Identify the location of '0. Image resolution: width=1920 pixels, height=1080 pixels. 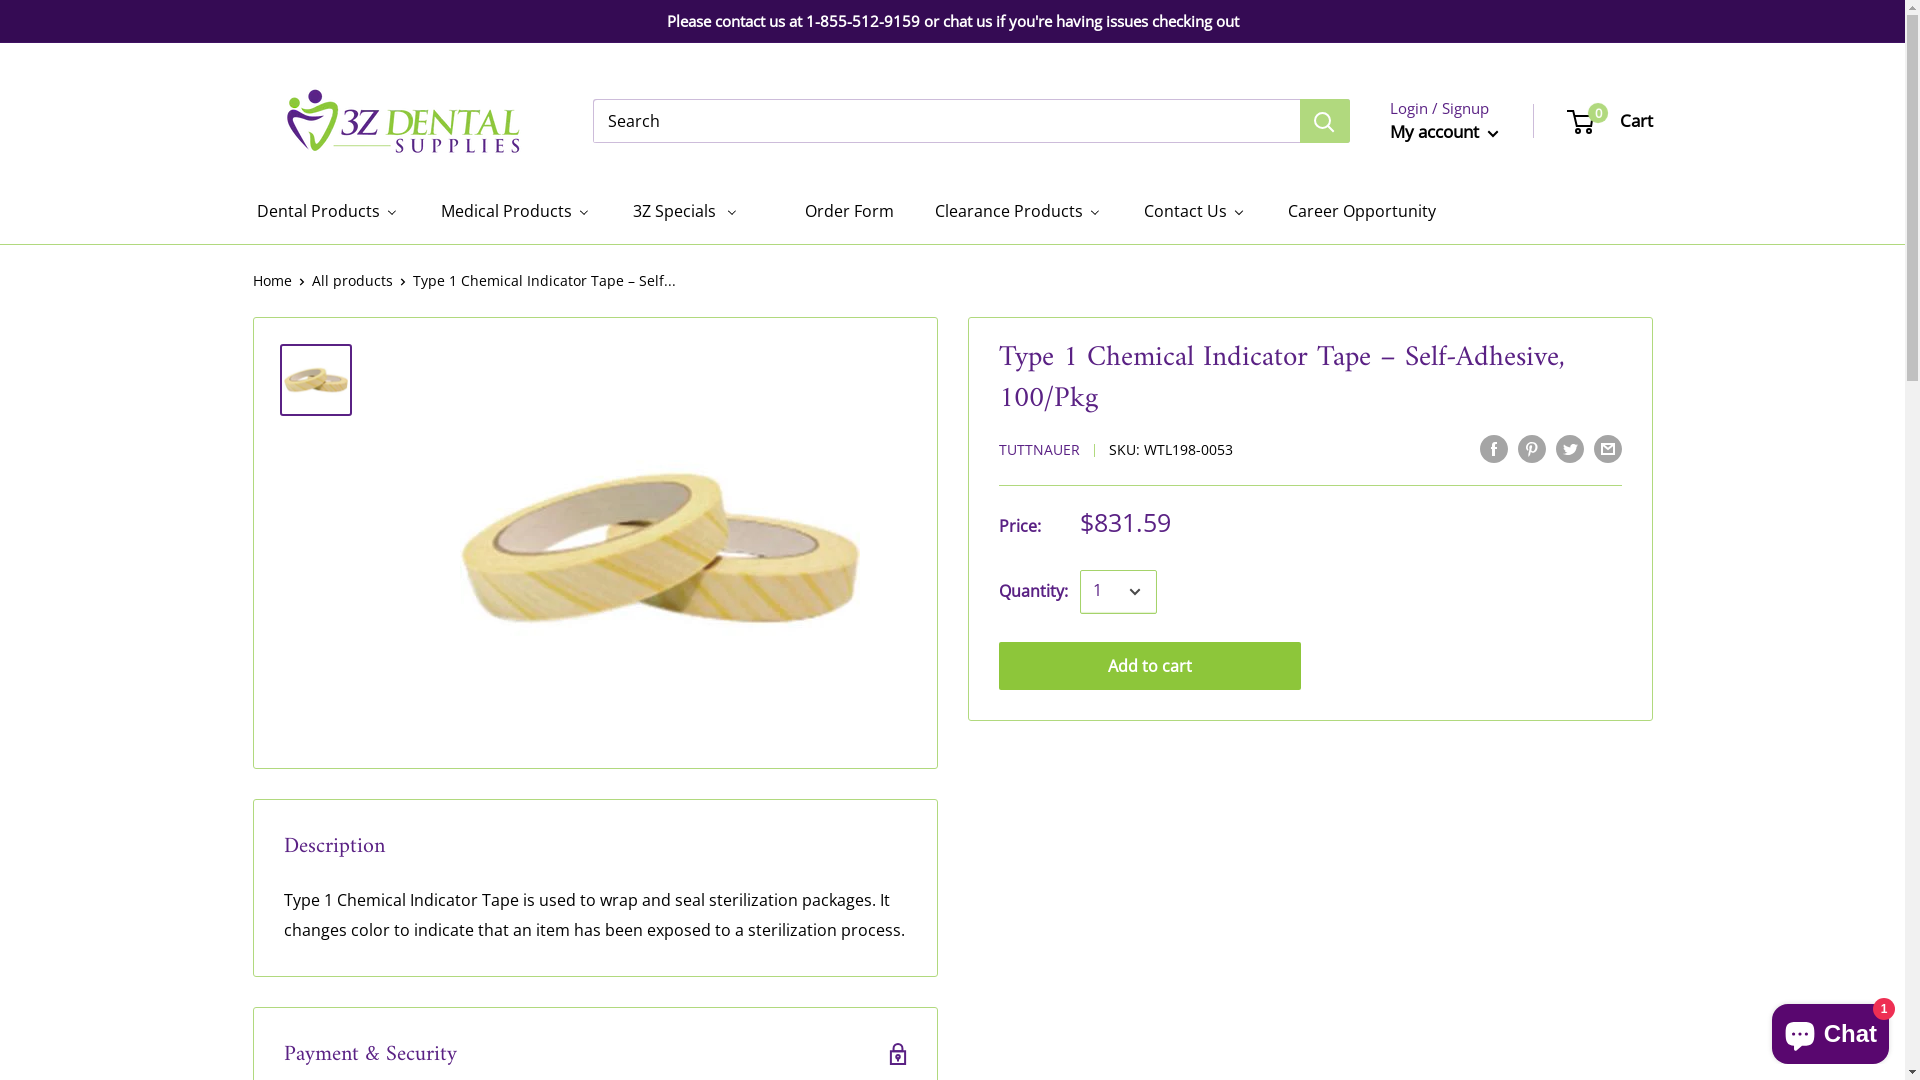
(1567, 120).